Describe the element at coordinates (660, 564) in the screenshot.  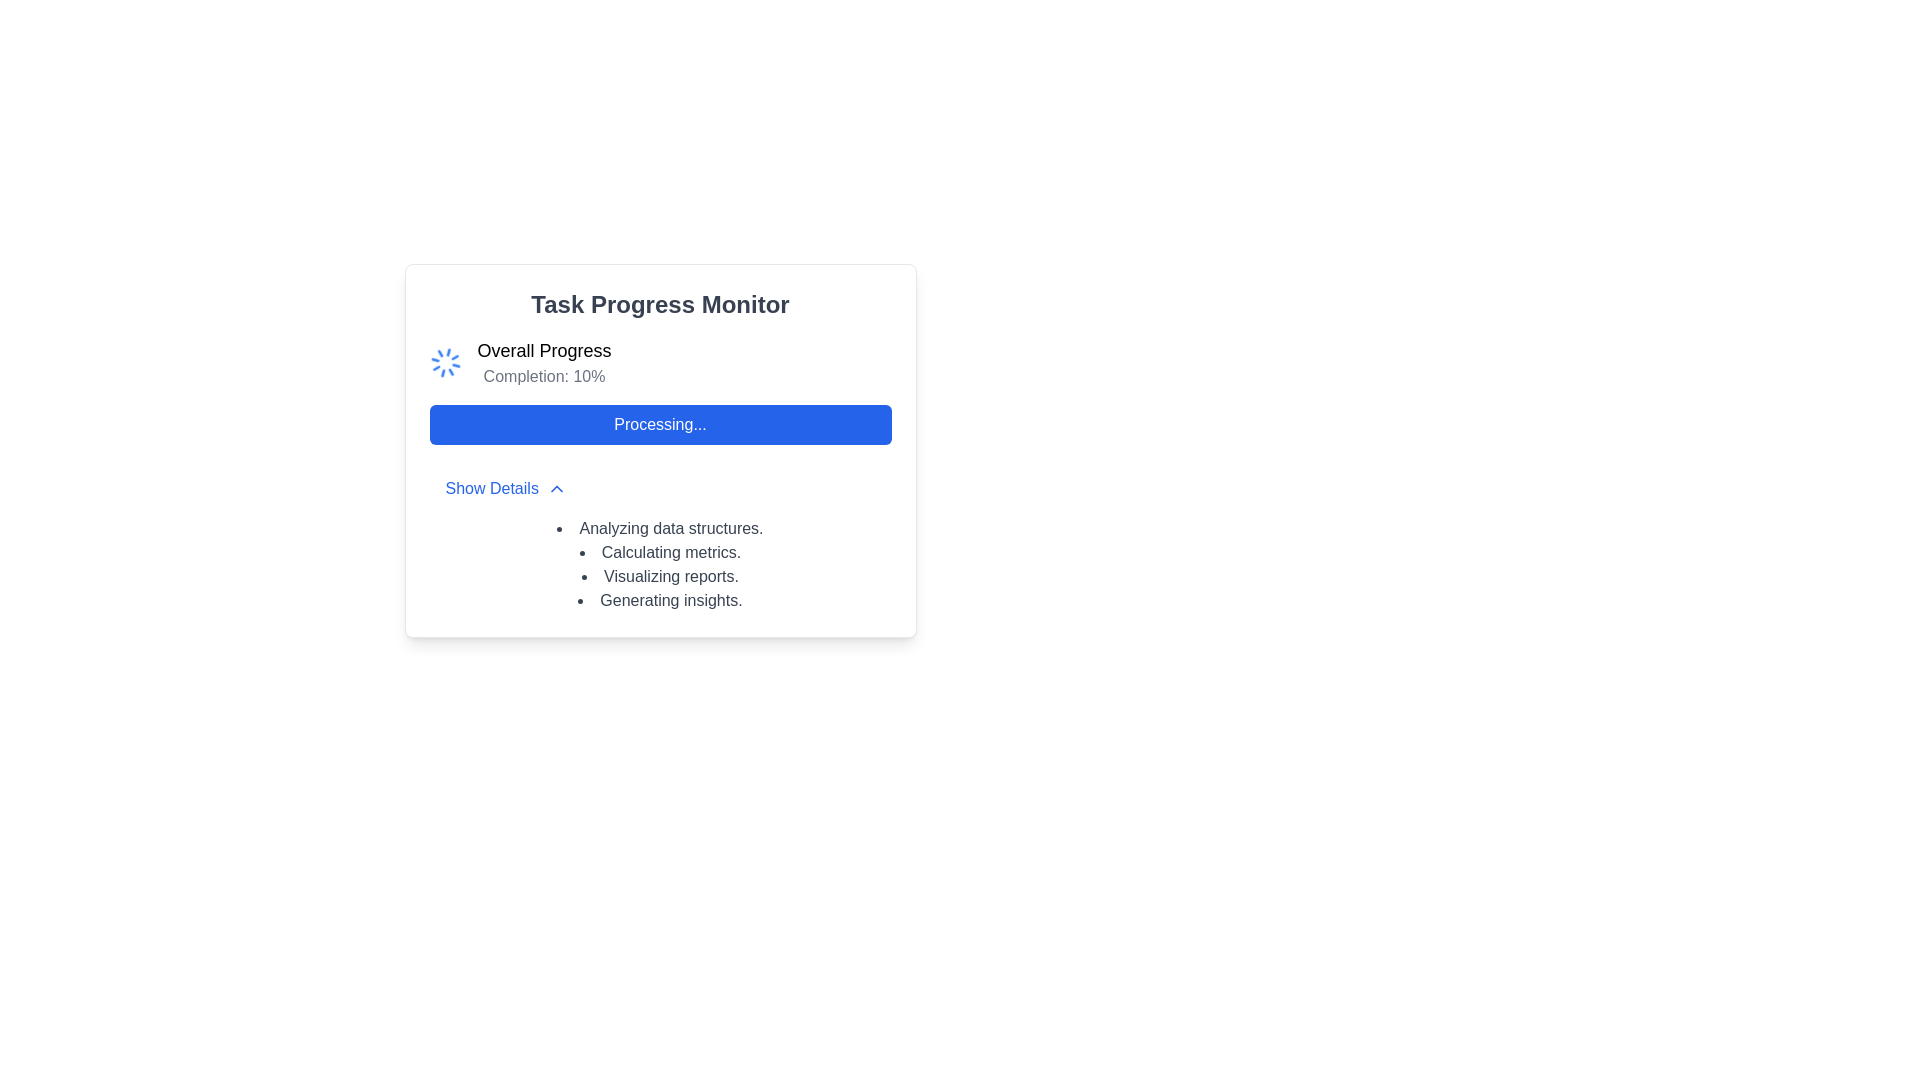
I see `the bulleted list containing items such as 'Analyzing data structures.', 'Calculating metrics.', 'Visualizing reports.', and 'Generating insights.' positioned below the 'Show Details' link` at that location.